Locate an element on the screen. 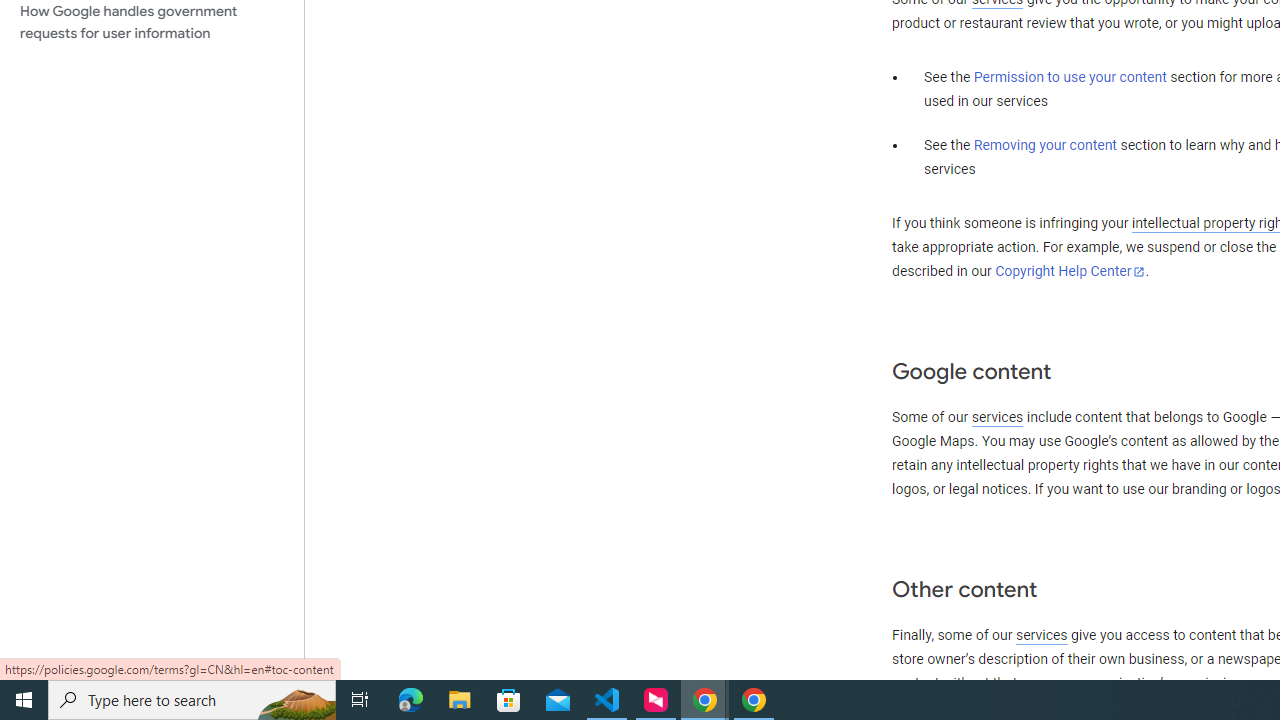 The height and width of the screenshot is (720, 1280). 'services' is located at coordinates (1040, 635).